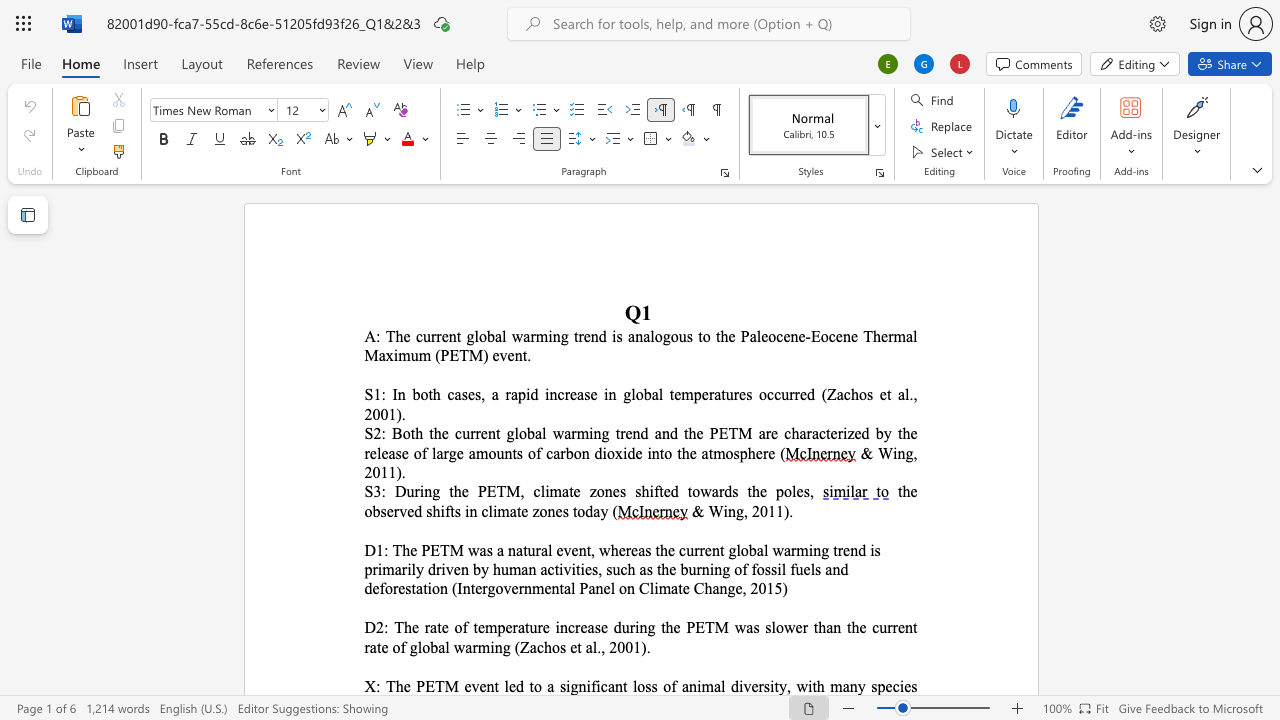 Image resolution: width=1280 pixels, height=720 pixels. What do you see at coordinates (787, 491) in the screenshot?
I see `the 3th character "o" in the text` at bounding box center [787, 491].